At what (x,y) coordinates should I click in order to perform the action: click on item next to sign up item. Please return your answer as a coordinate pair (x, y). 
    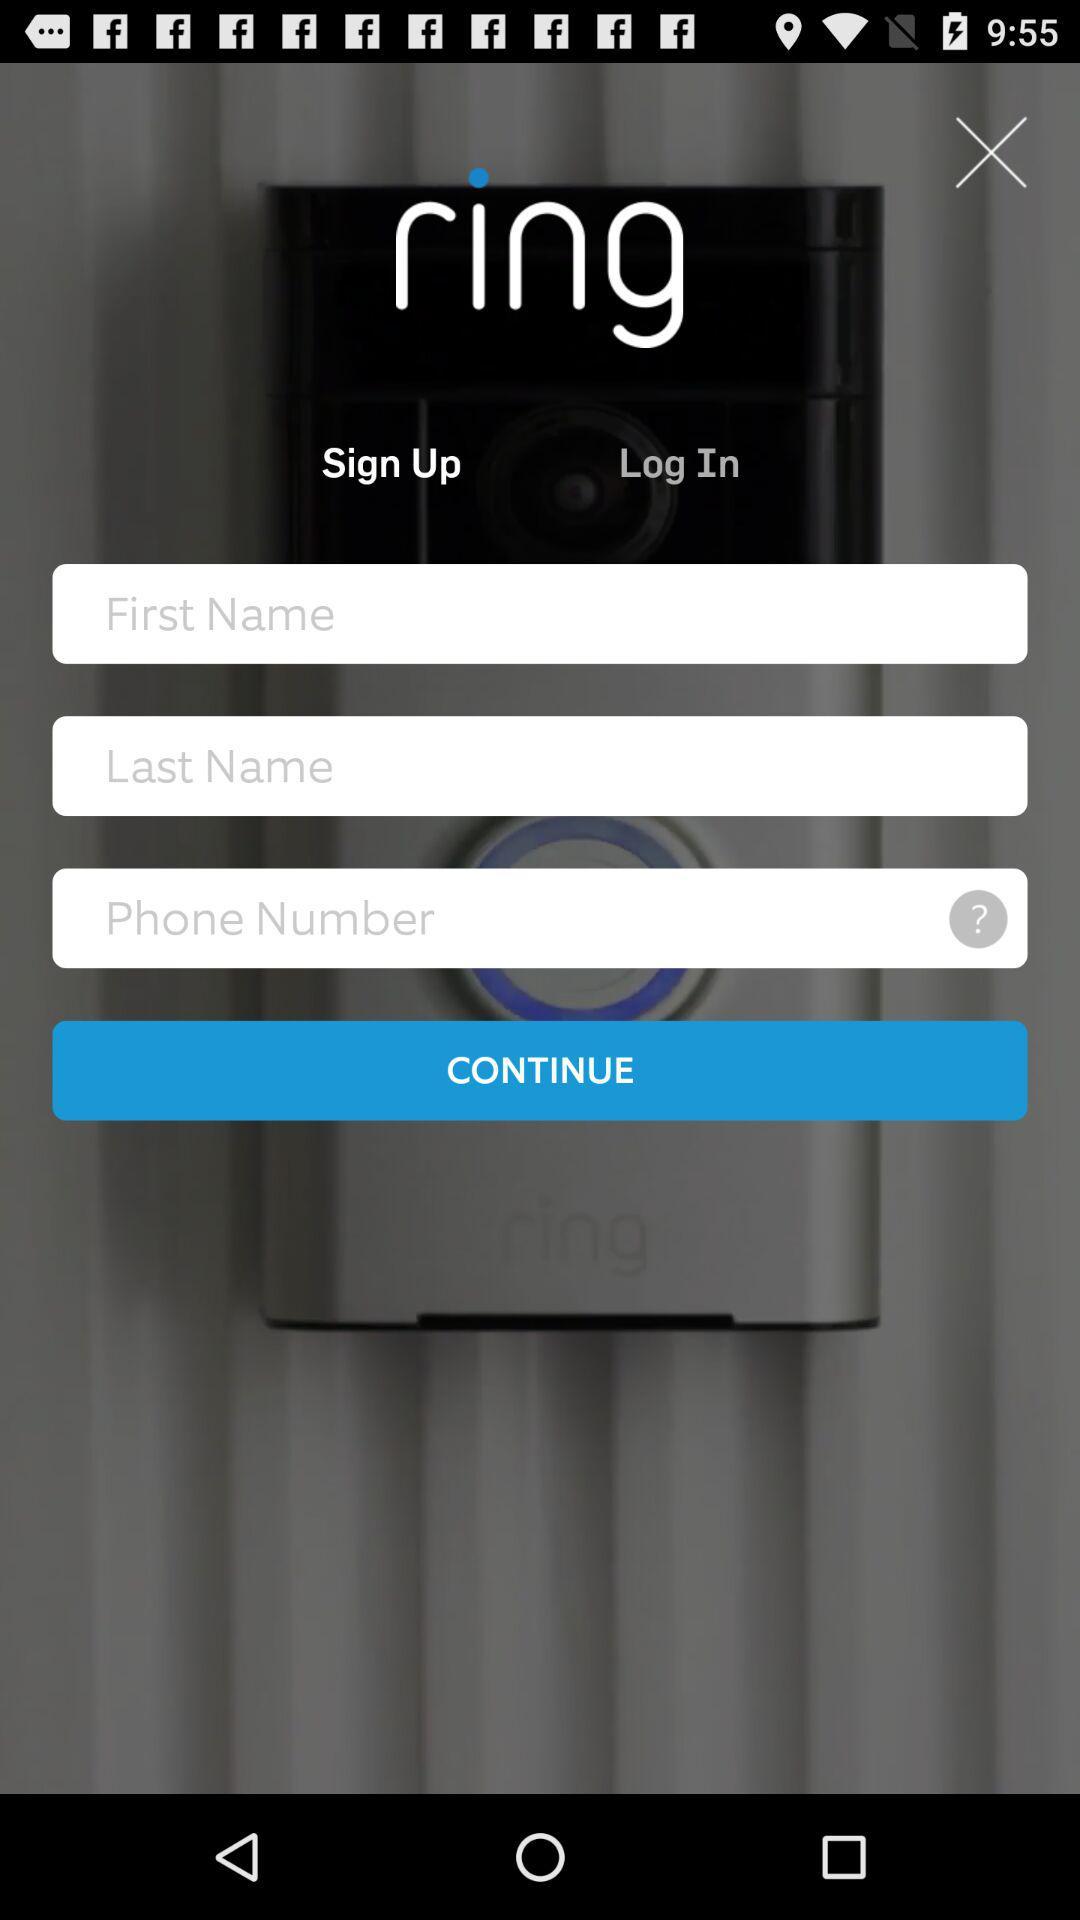
    Looking at the image, I should click on (769, 460).